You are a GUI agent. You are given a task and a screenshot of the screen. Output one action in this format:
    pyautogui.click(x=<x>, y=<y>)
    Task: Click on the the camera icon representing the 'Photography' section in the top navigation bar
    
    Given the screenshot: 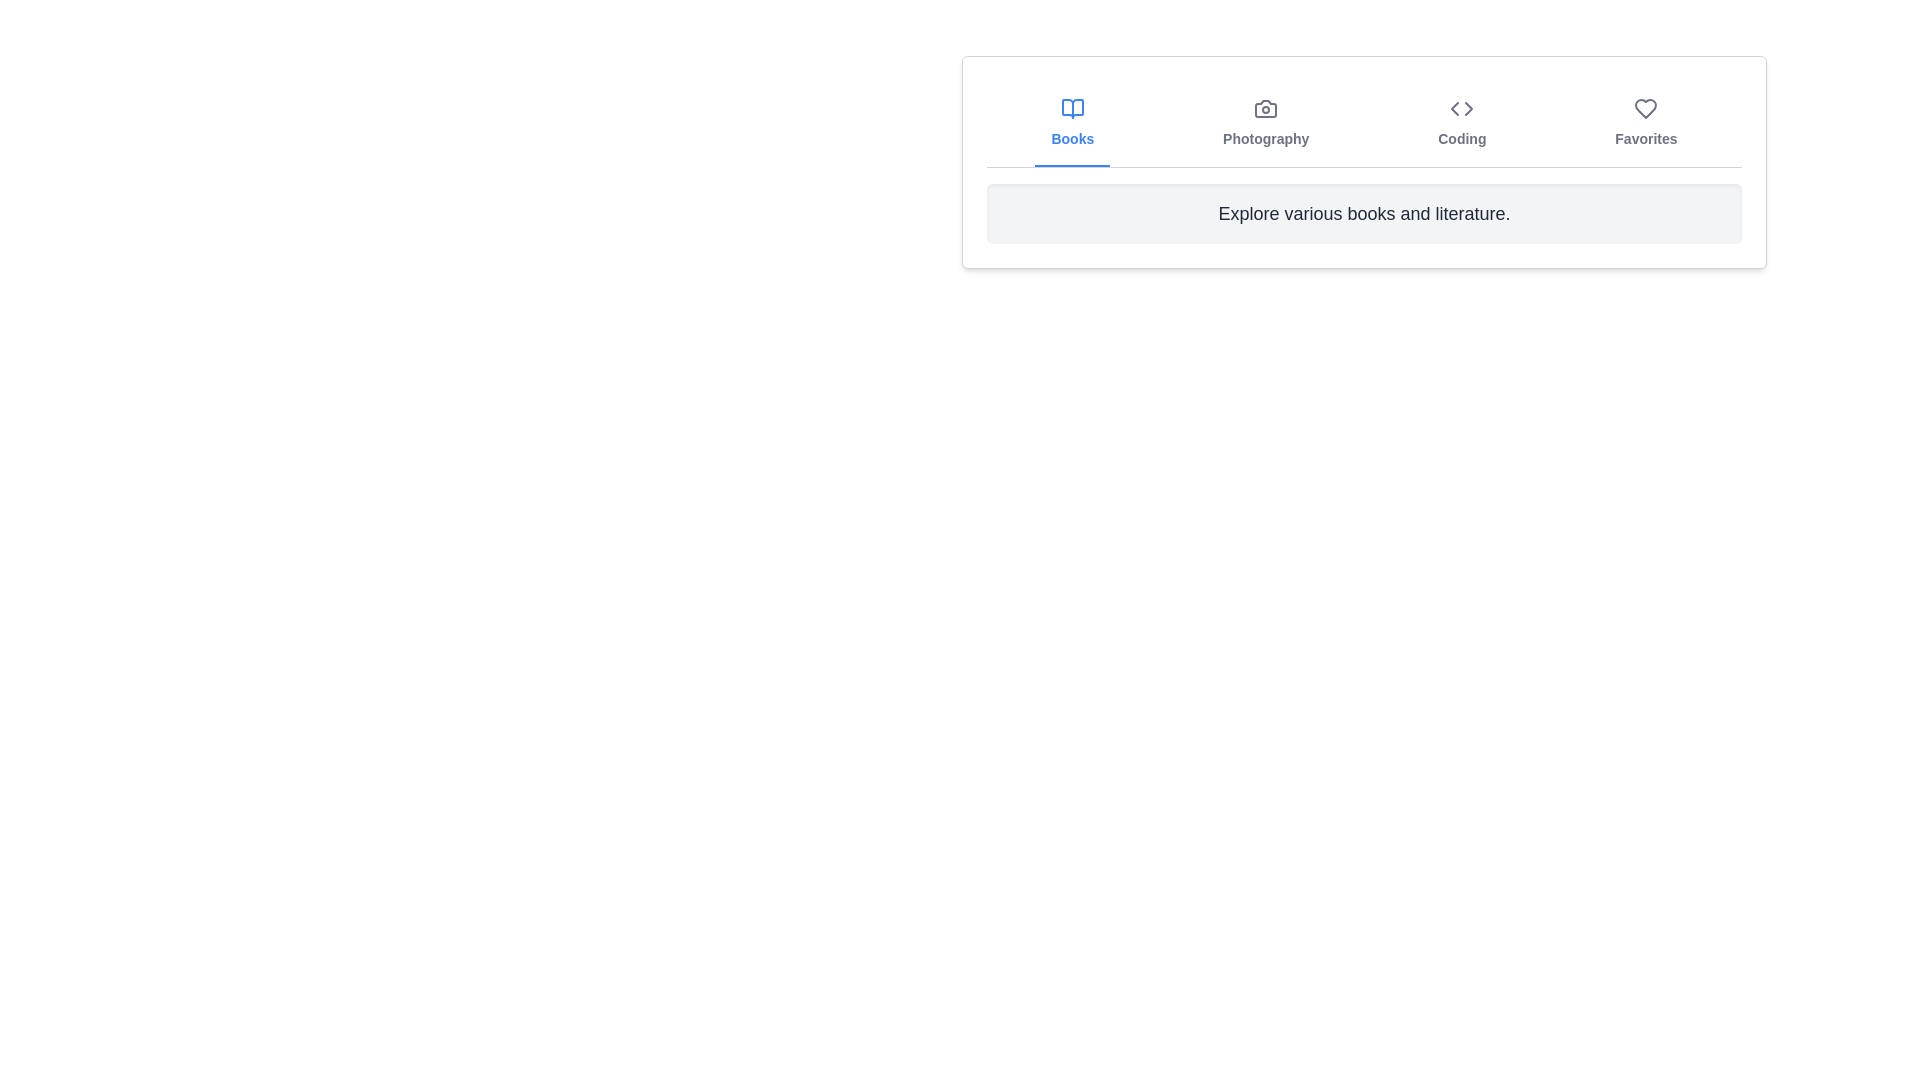 What is the action you would take?
    pyautogui.click(x=1265, y=108)
    